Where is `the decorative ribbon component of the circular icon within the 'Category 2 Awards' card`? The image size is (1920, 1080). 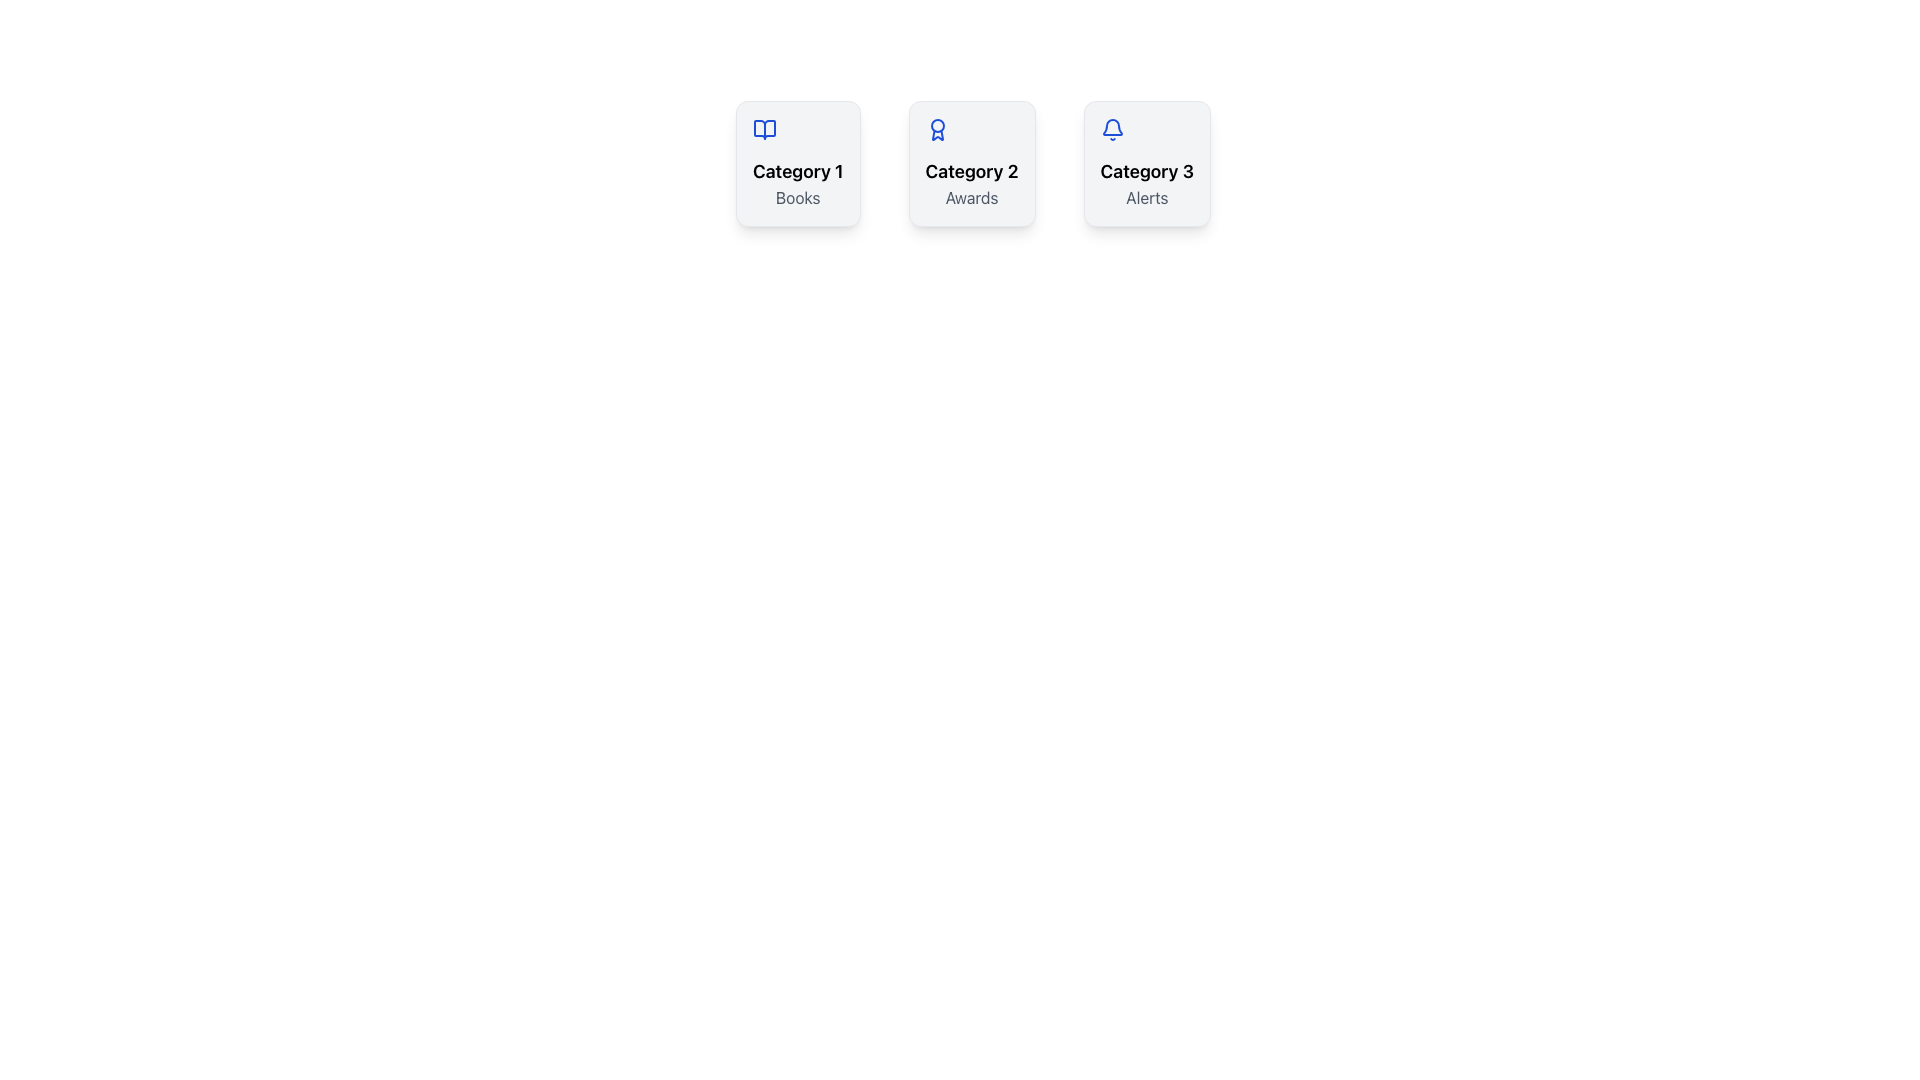 the decorative ribbon component of the circular icon within the 'Category 2 Awards' card is located at coordinates (936, 135).